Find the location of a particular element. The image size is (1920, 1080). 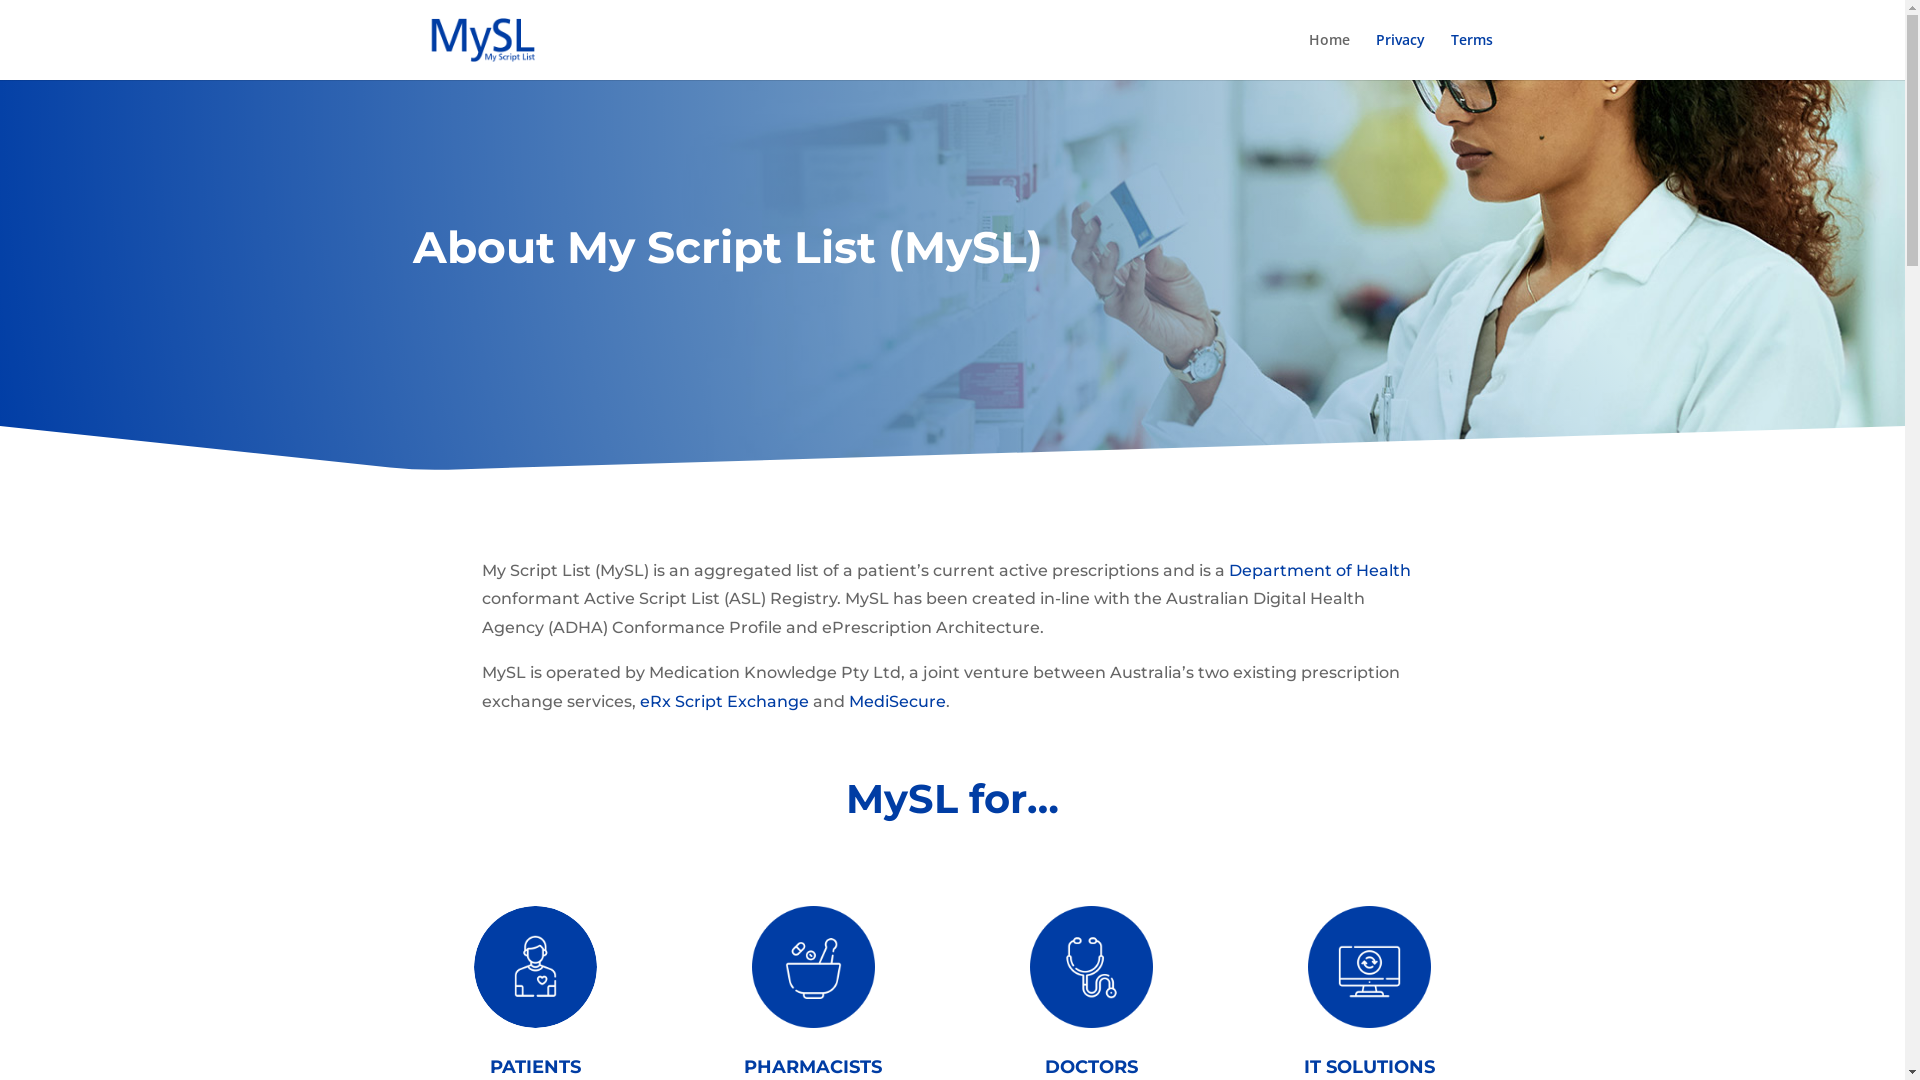

'eRx Script Exchange' is located at coordinates (723, 700).